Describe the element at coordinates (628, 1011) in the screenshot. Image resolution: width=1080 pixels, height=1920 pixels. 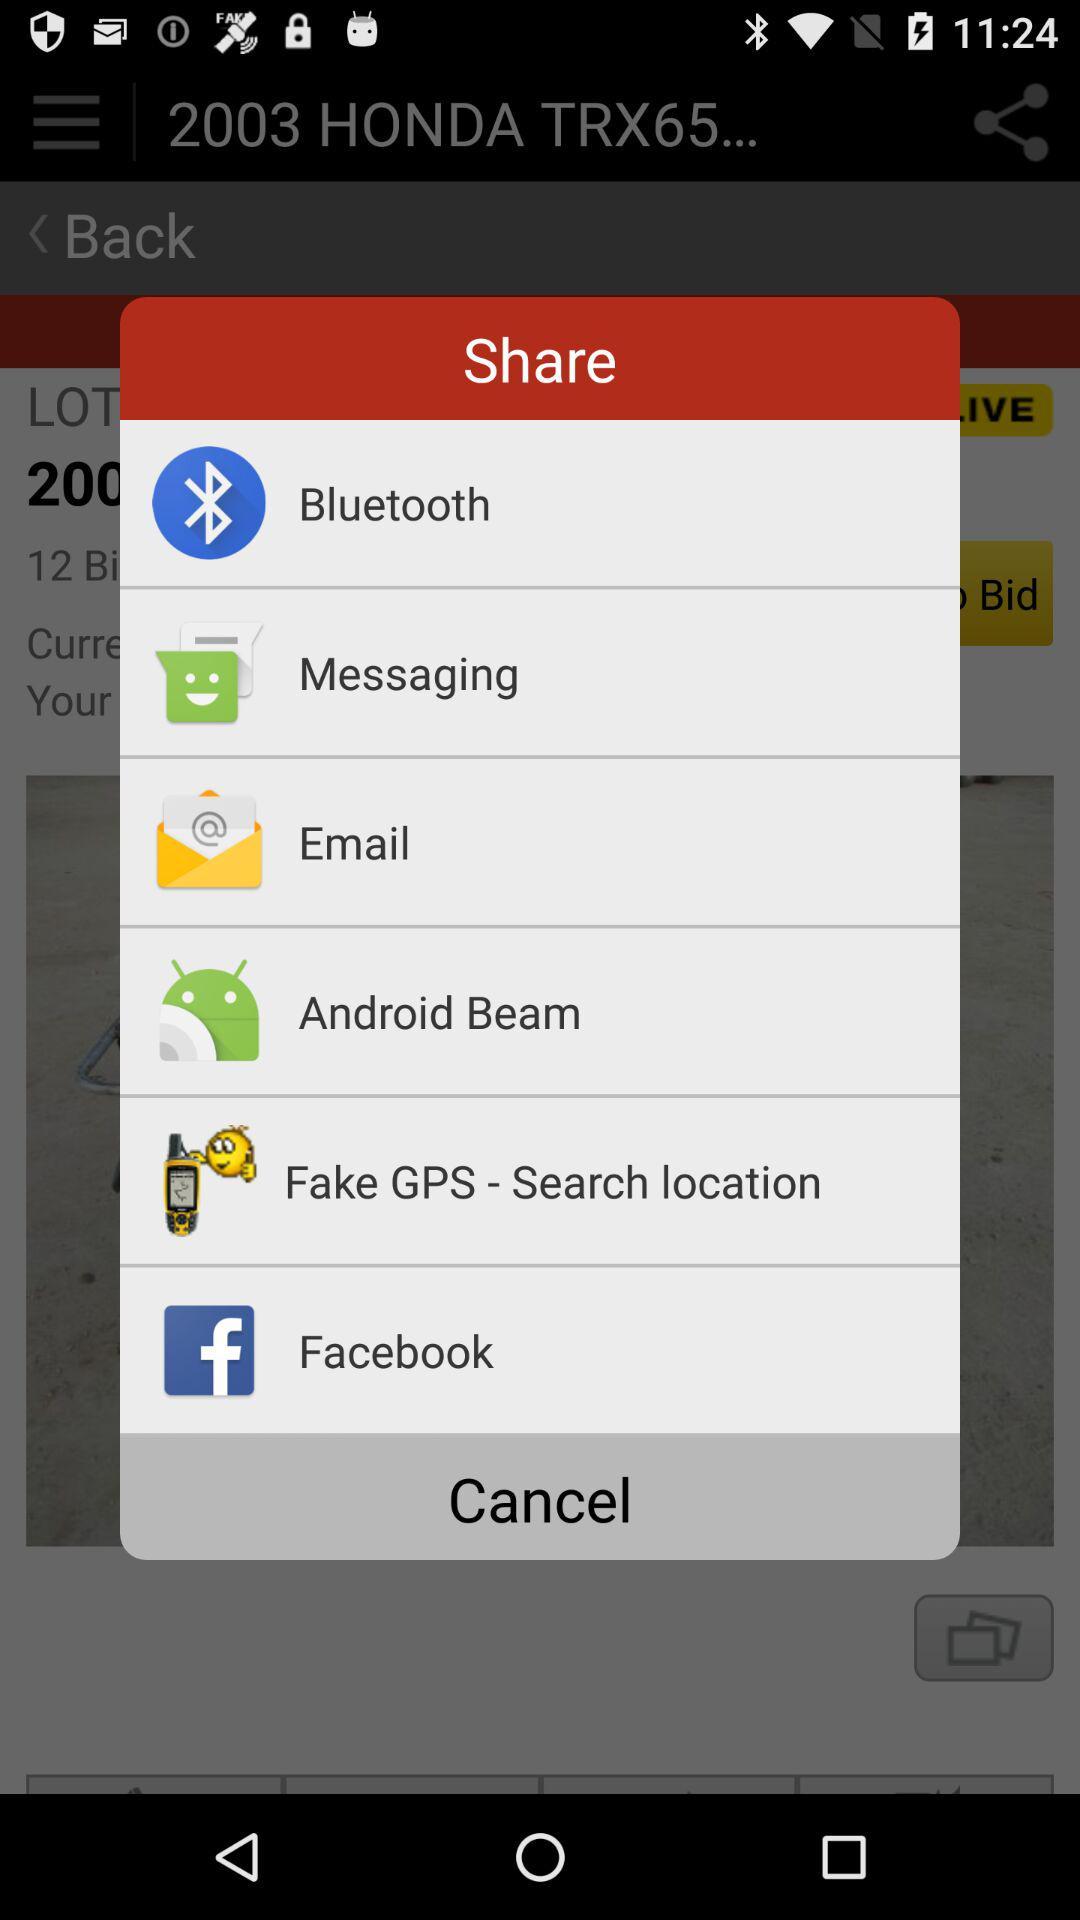
I see `android beam app` at that location.